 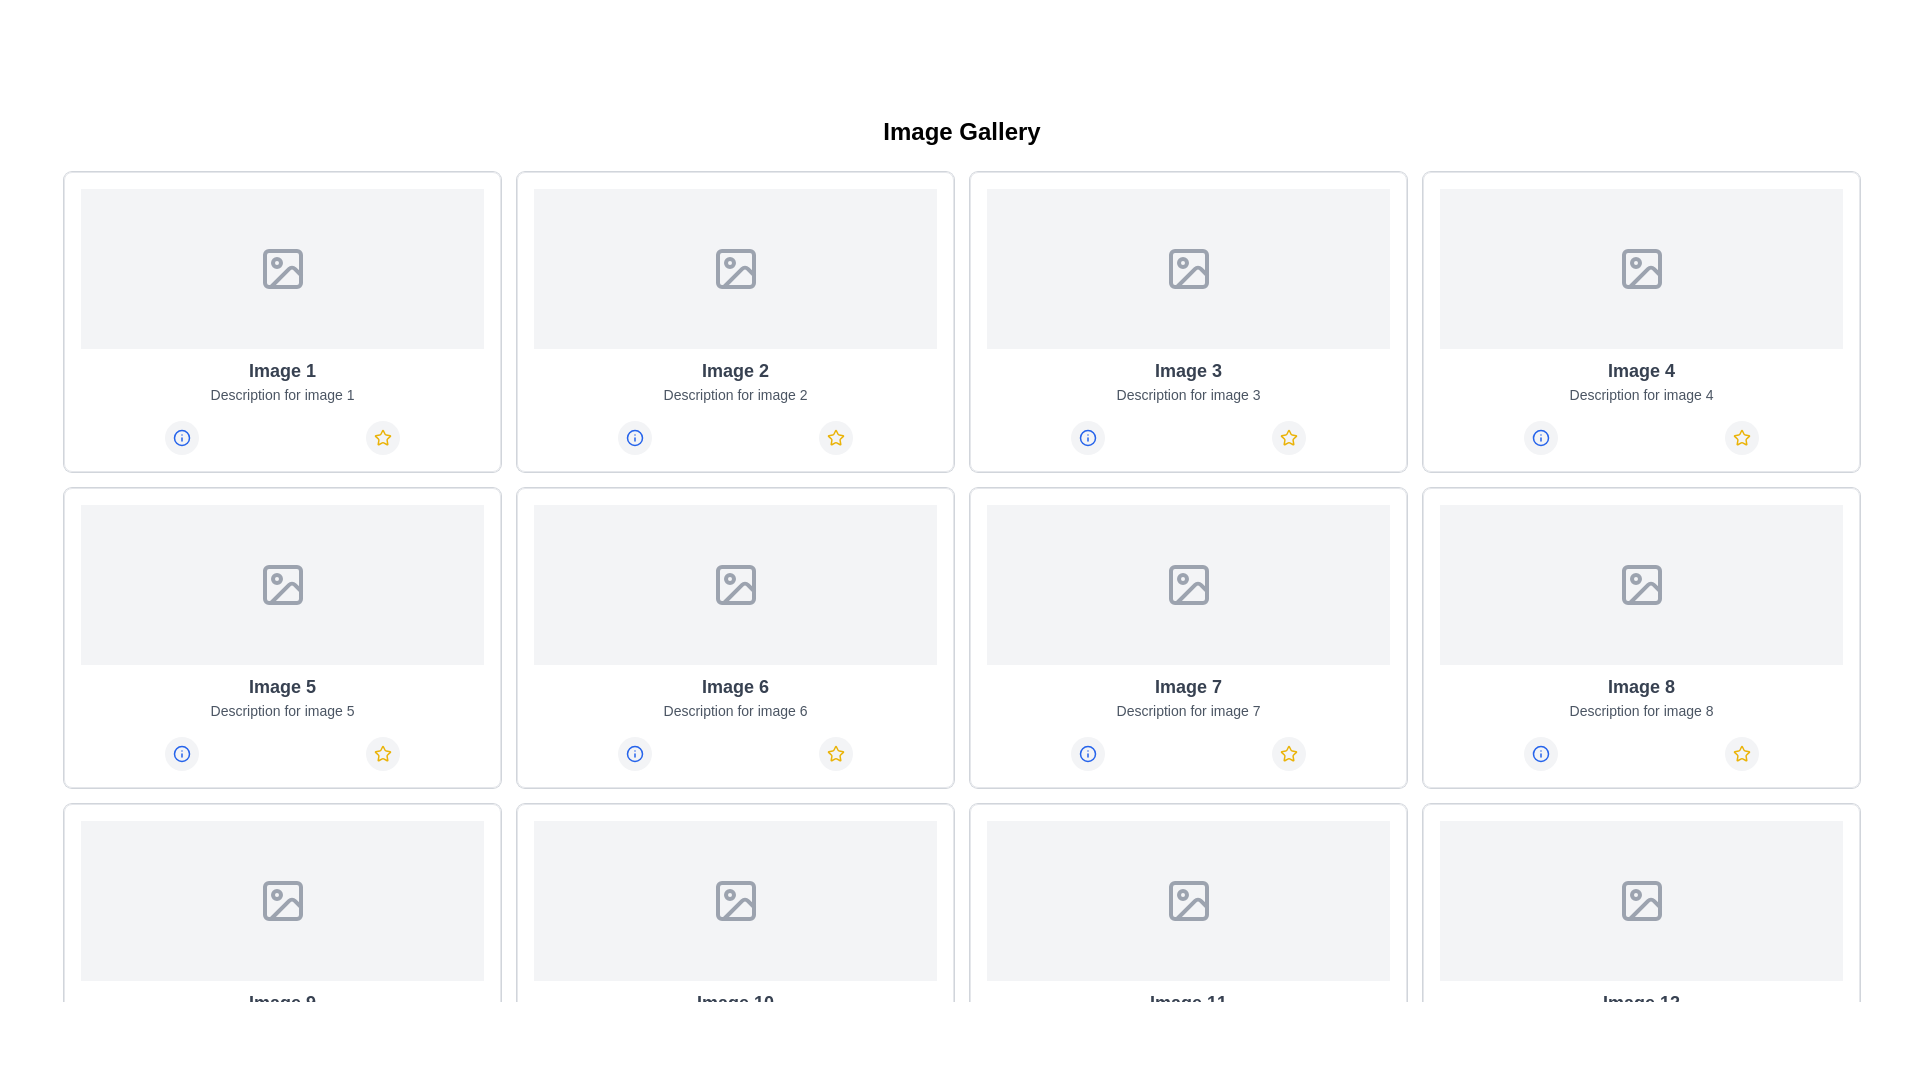 What do you see at coordinates (1741, 436) in the screenshot?
I see `the golden-yellow star-shaped icon located at the bottom-right corner of the 'Image 8' card to favorite the image` at bounding box center [1741, 436].